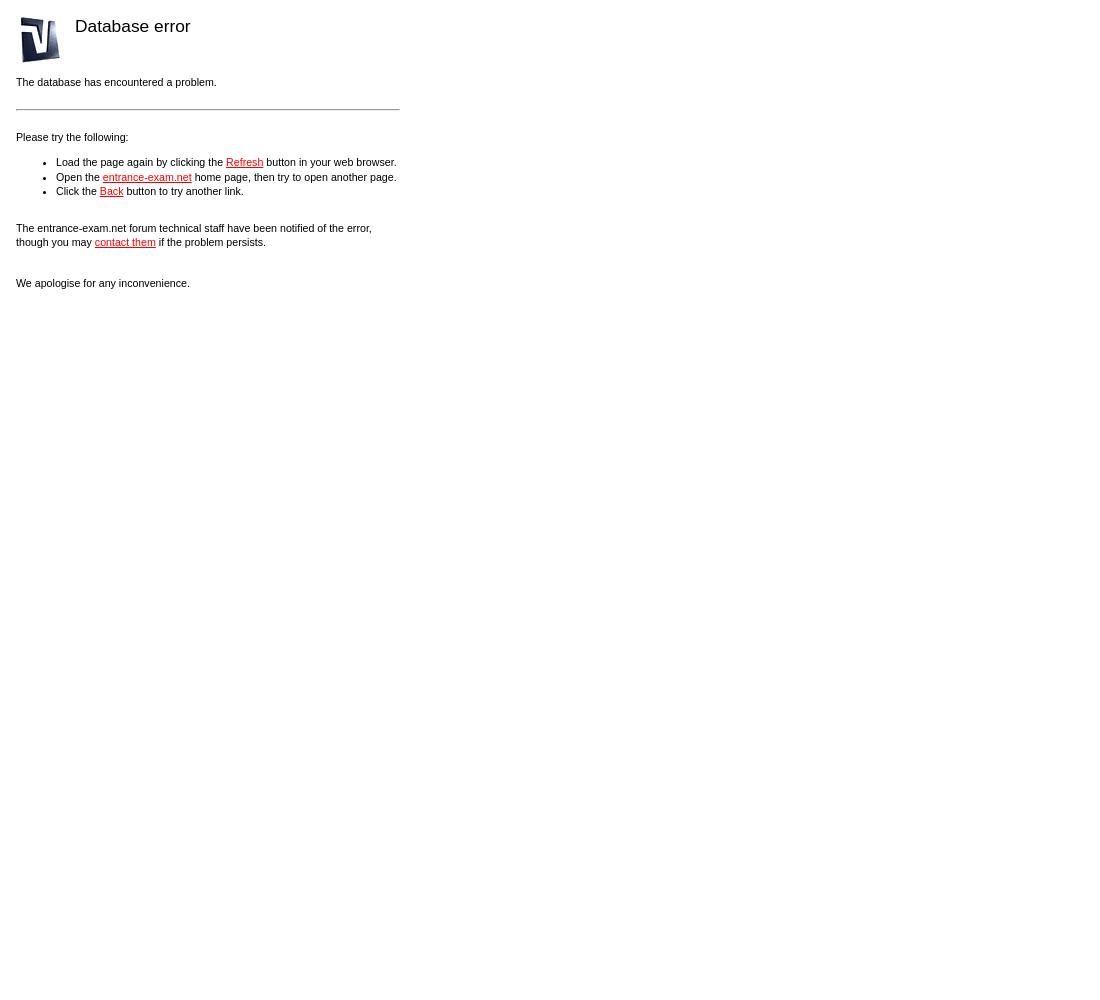 This screenshot has height=1000, width=1100. Describe the element at coordinates (209, 241) in the screenshot. I see `'if the problem persists.'` at that location.